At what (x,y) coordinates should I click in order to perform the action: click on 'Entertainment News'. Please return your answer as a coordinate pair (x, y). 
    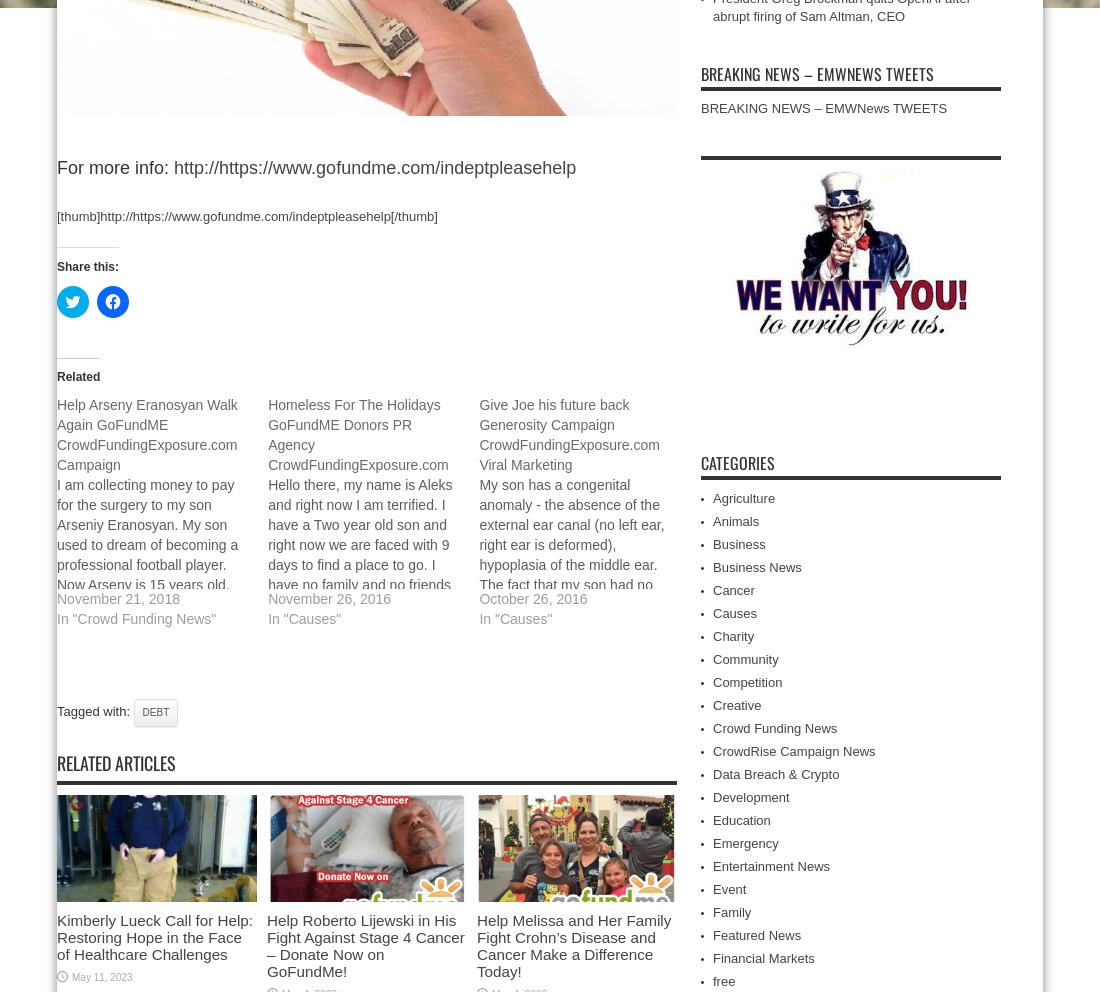
    Looking at the image, I should click on (771, 865).